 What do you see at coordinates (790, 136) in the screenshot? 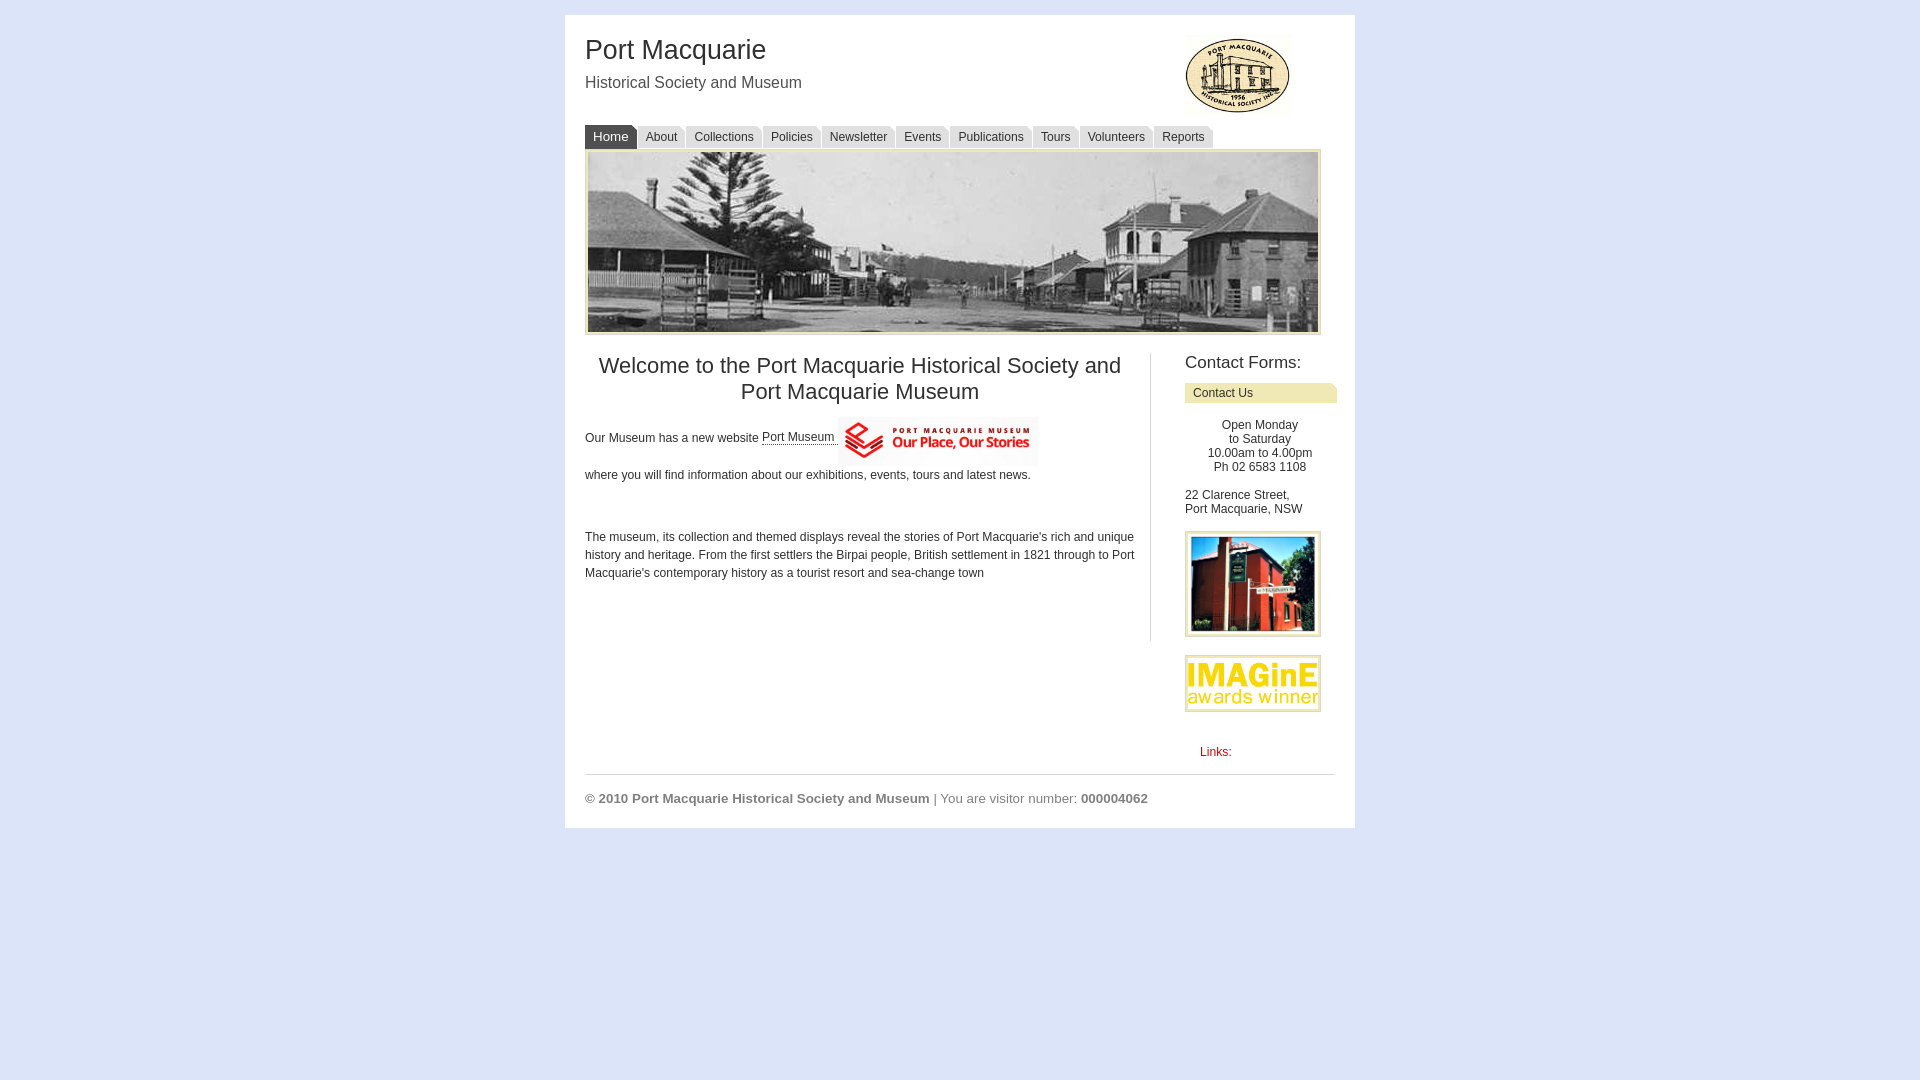
I see `'Policies'` at bounding box center [790, 136].